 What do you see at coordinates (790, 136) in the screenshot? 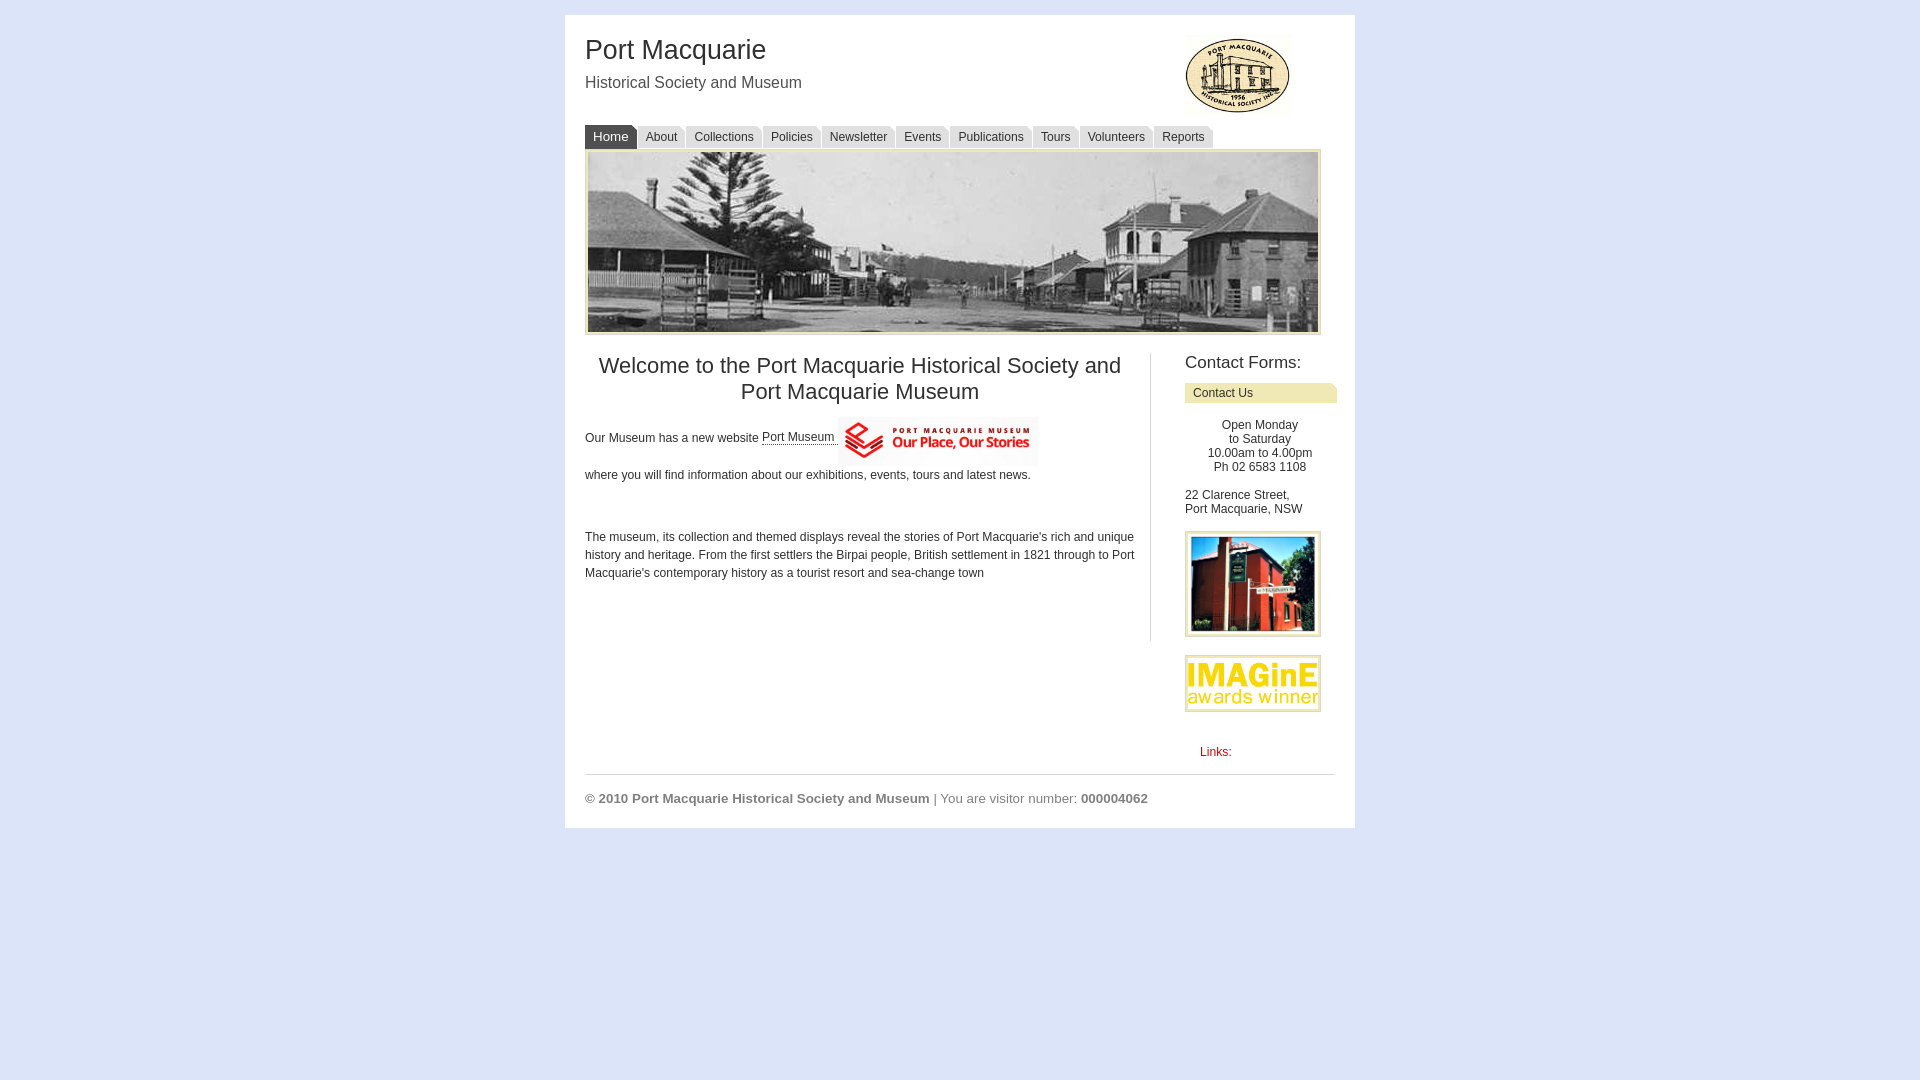
I see `'Policies'` at bounding box center [790, 136].